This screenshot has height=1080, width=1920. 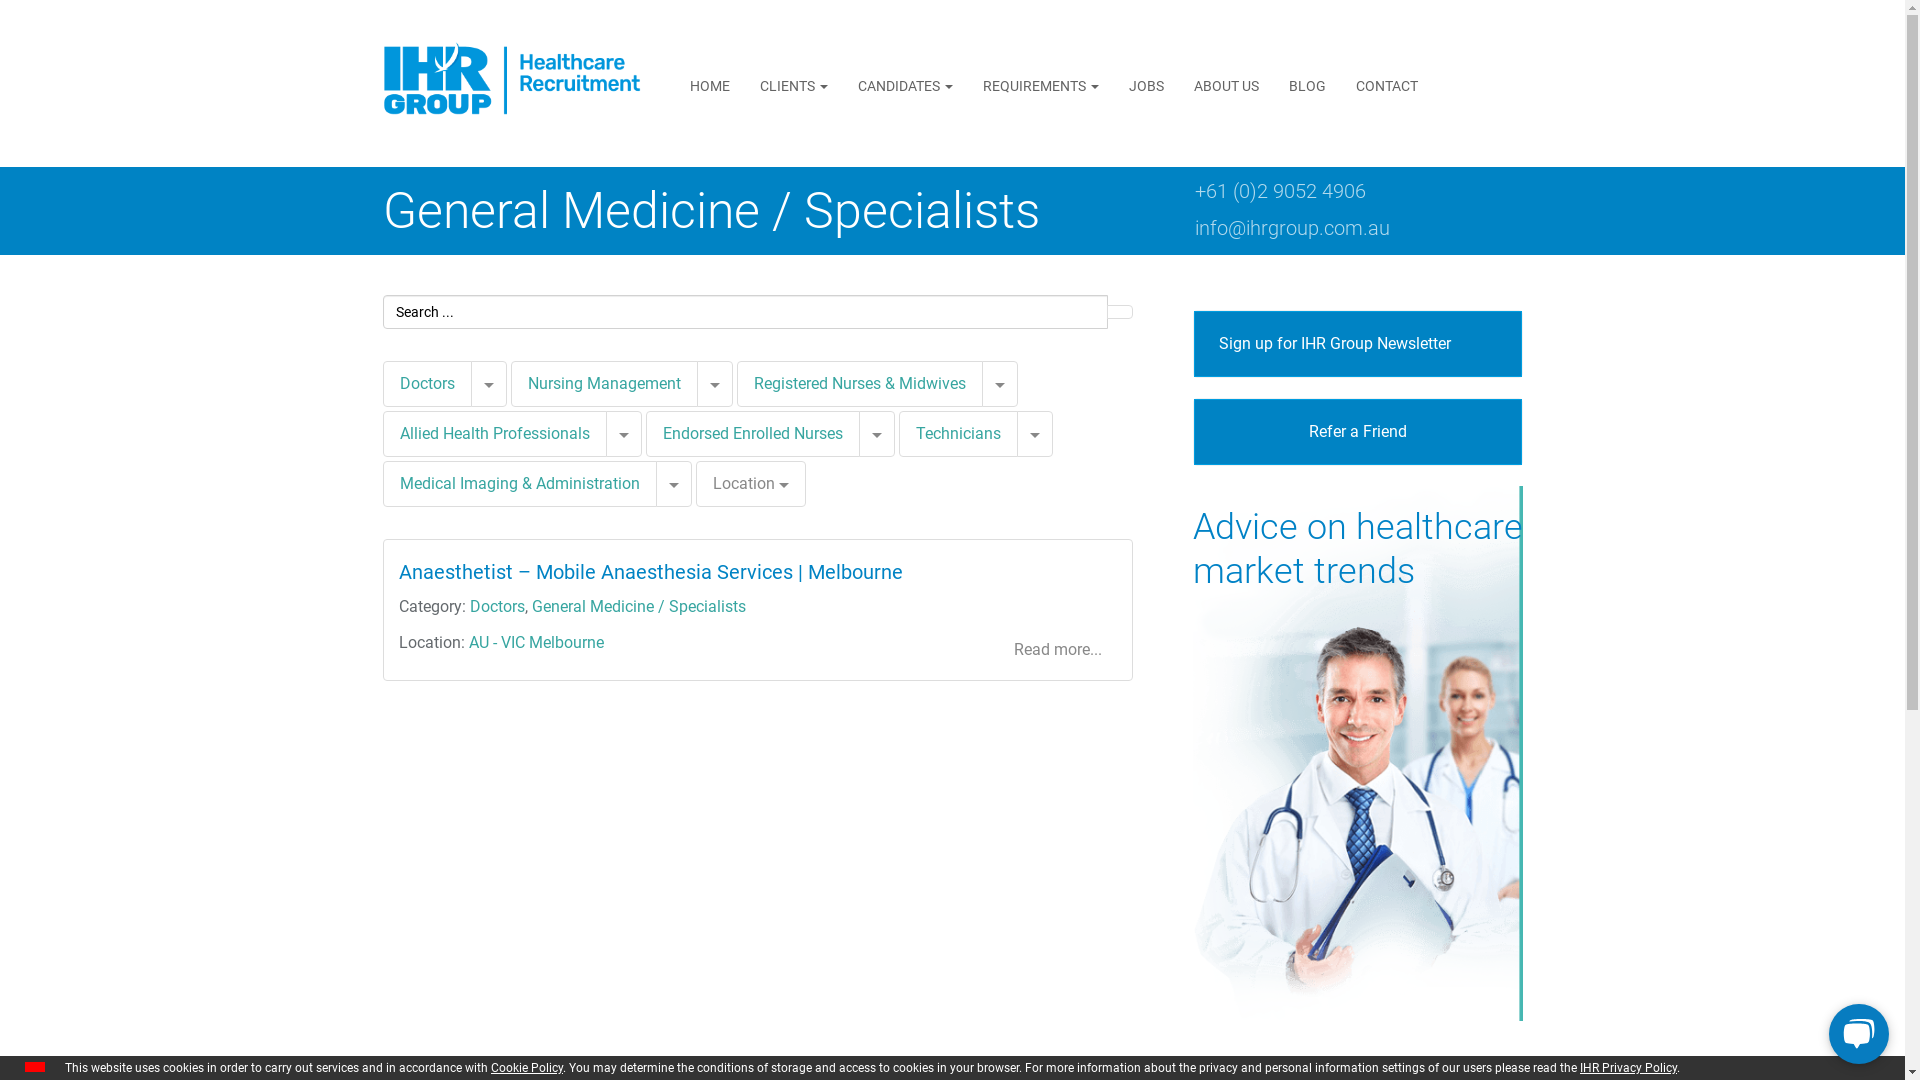 What do you see at coordinates (1112, 84) in the screenshot?
I see `'JOBS'` at bounding box center [1112, 84].